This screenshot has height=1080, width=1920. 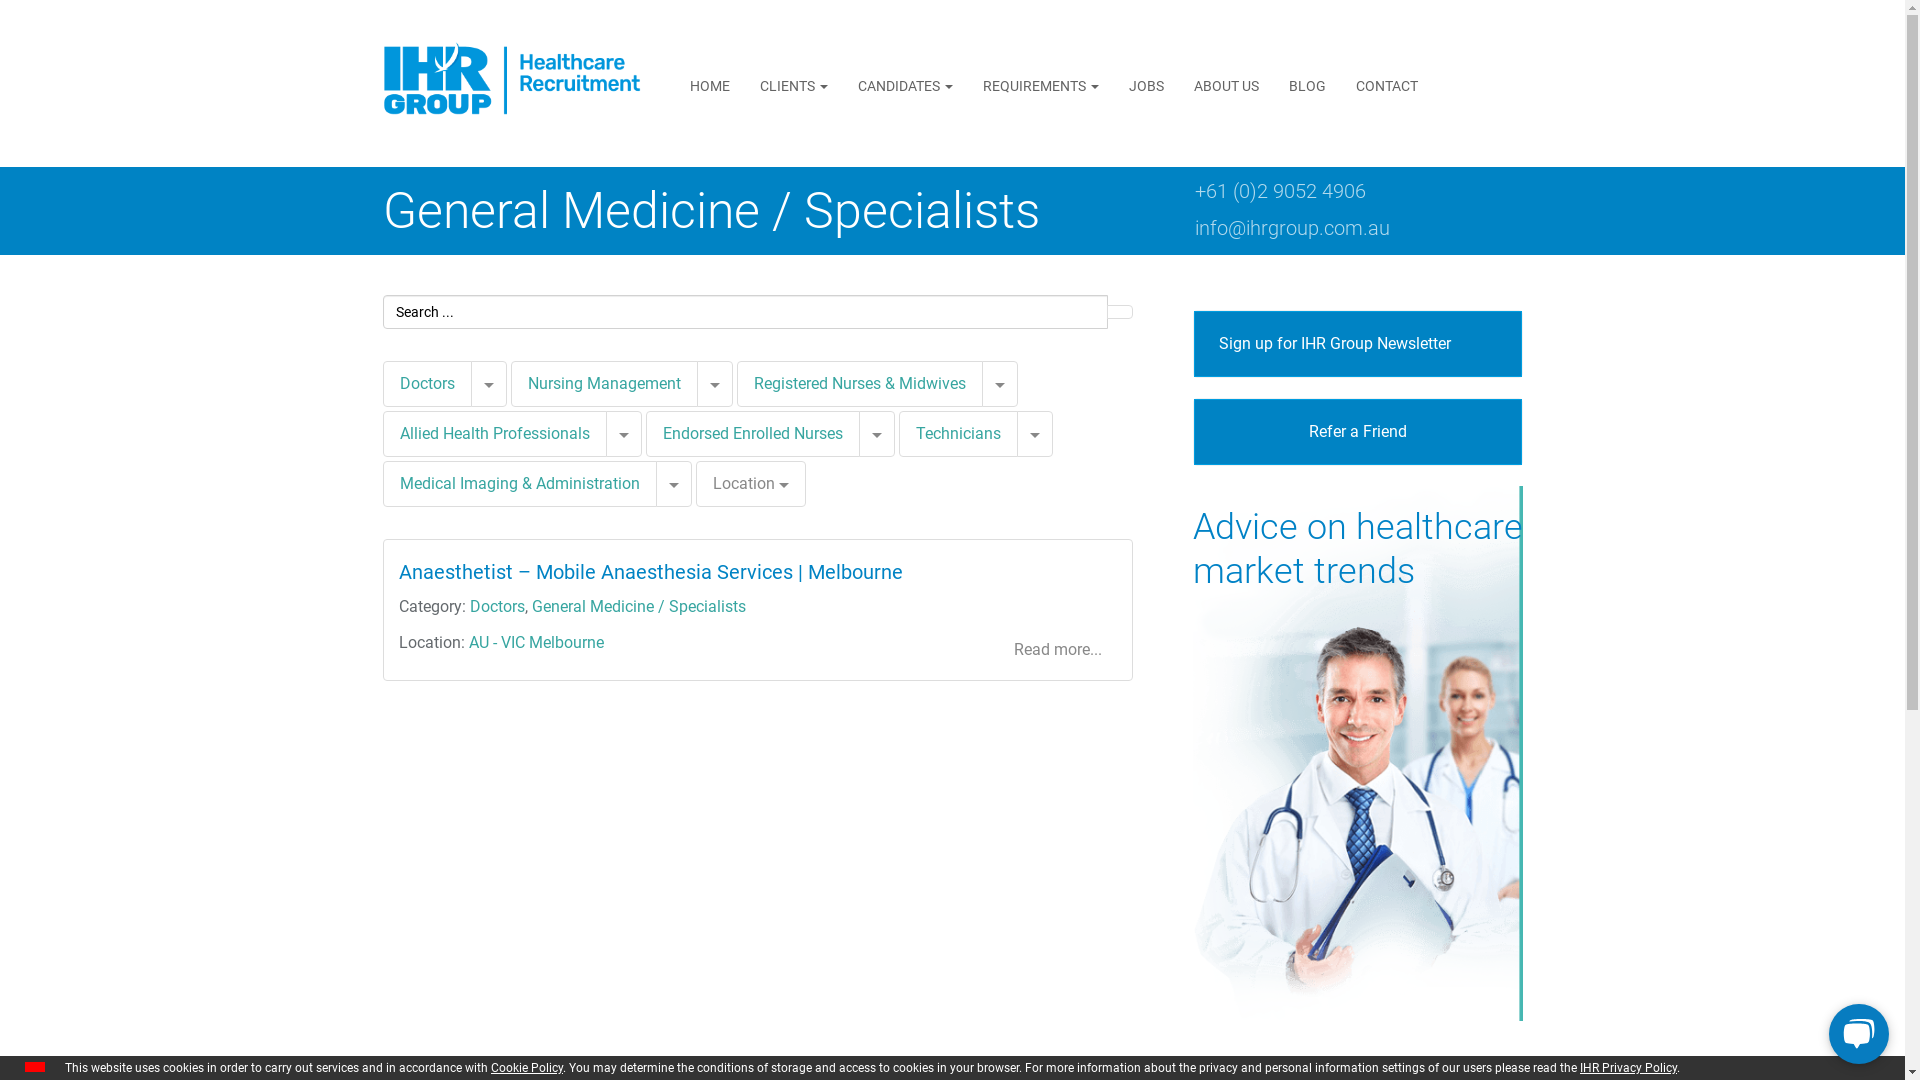 What do you see at coordinates (1112, 84) in the screenshot?
I see `'JOBS'` at bounding box center [1112, 84].